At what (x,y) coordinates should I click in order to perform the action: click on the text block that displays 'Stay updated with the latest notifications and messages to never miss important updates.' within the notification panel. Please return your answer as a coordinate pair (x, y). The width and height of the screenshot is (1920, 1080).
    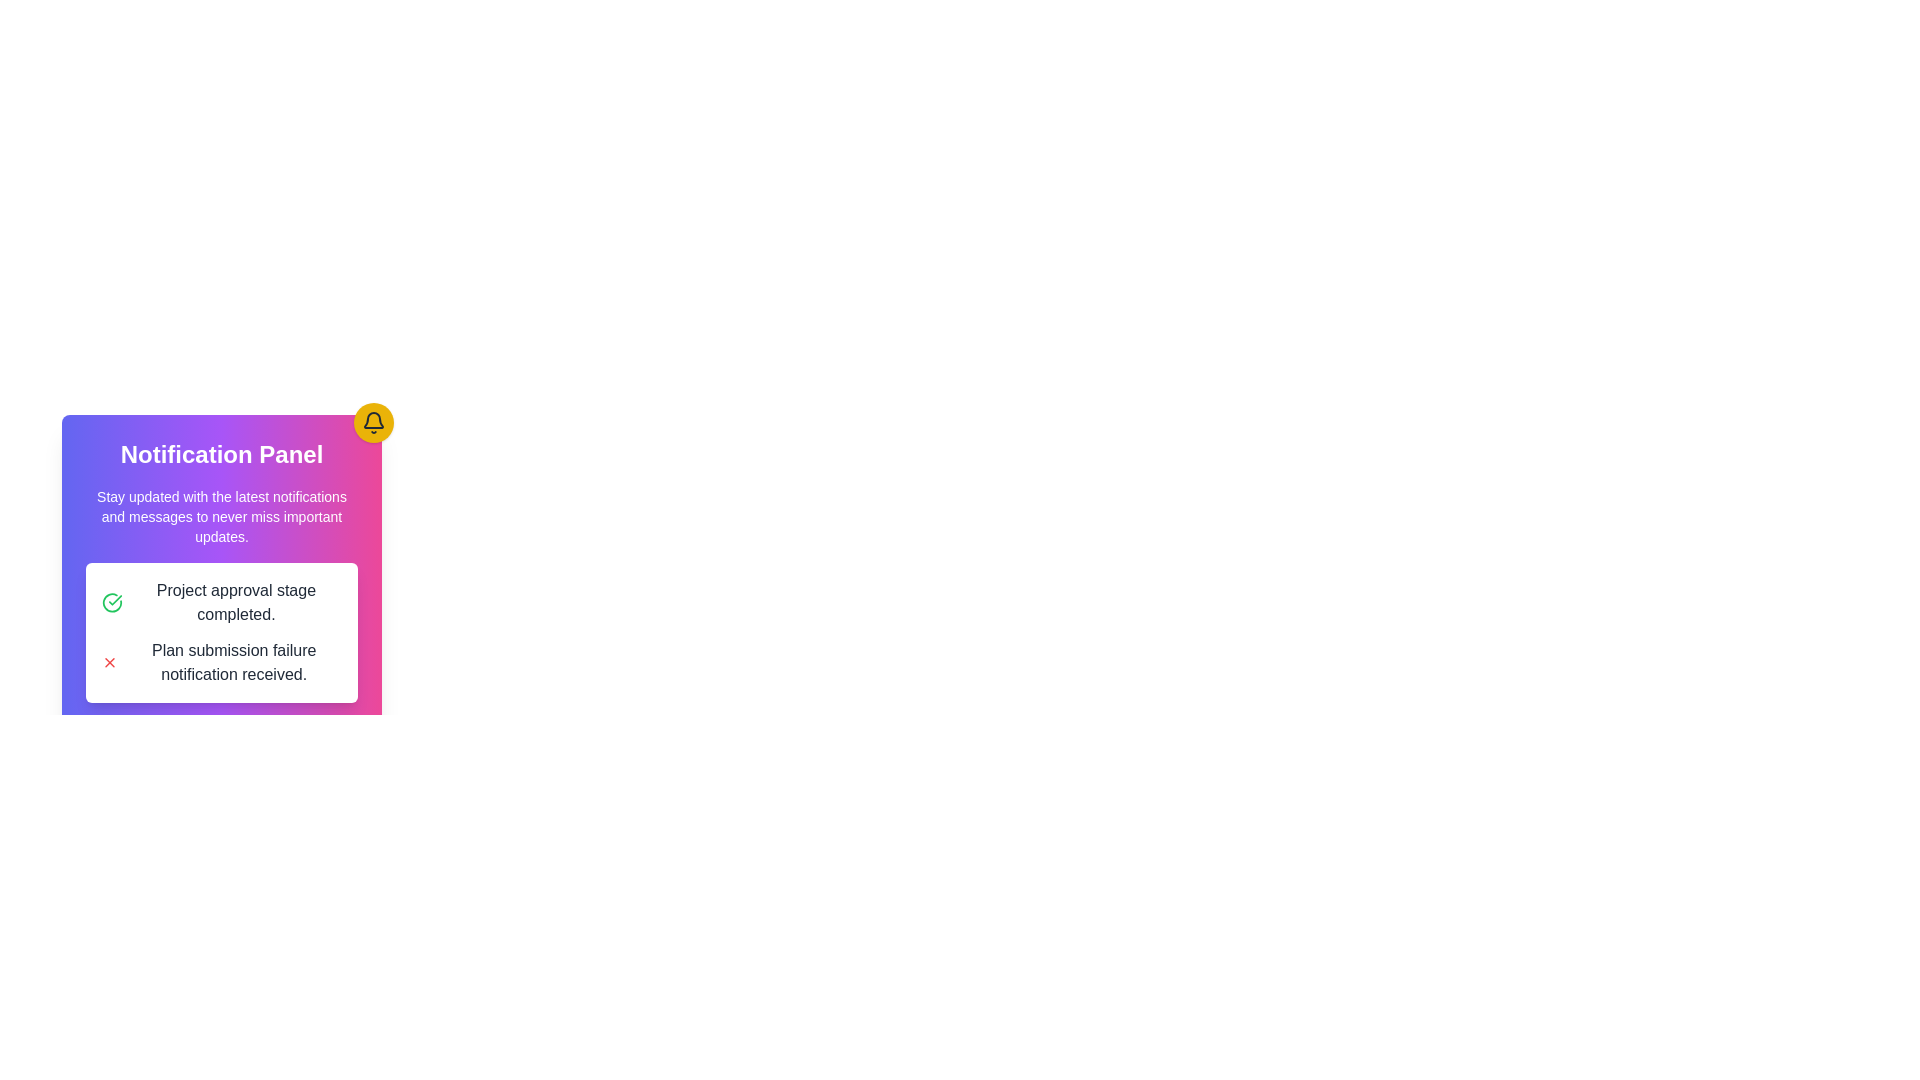
    Looking at the image, I should click on (221, 515).